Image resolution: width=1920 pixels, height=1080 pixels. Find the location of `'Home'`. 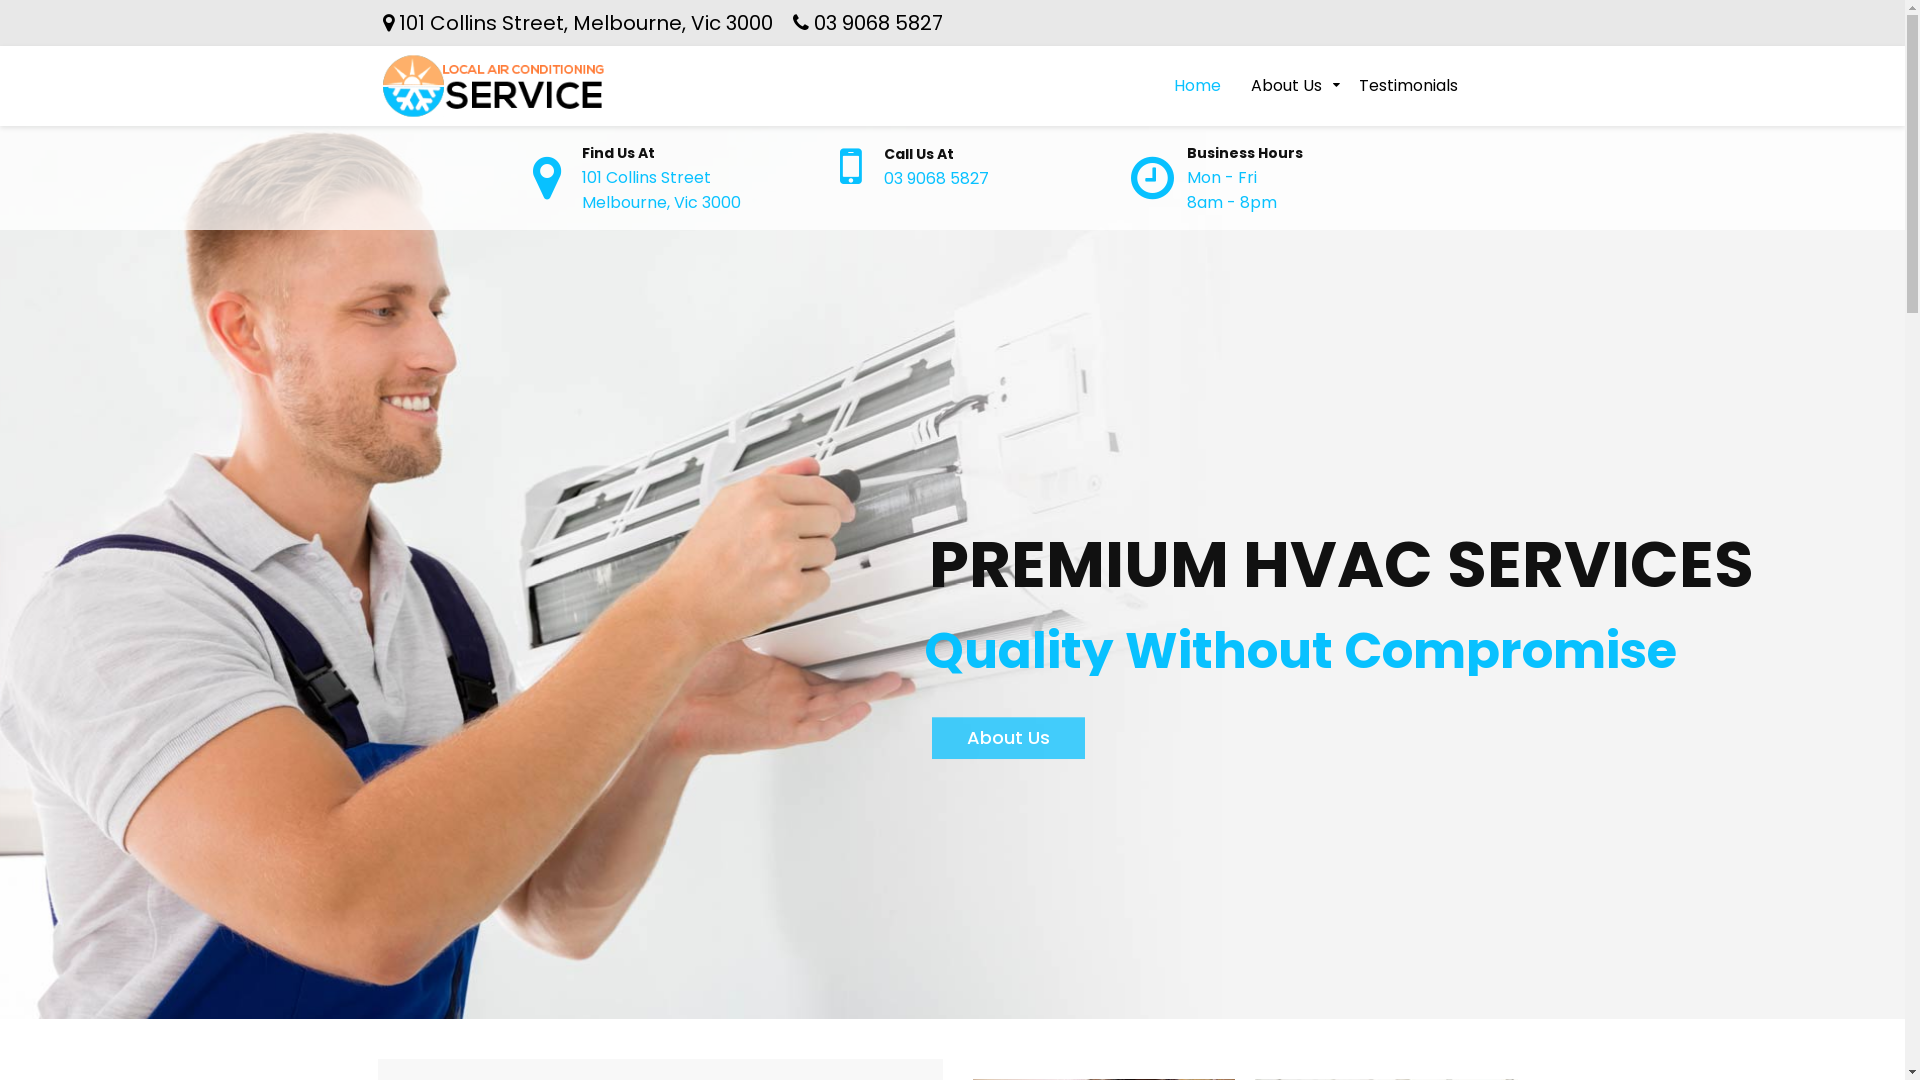

'Home' is located at coordinates (1196, 84).